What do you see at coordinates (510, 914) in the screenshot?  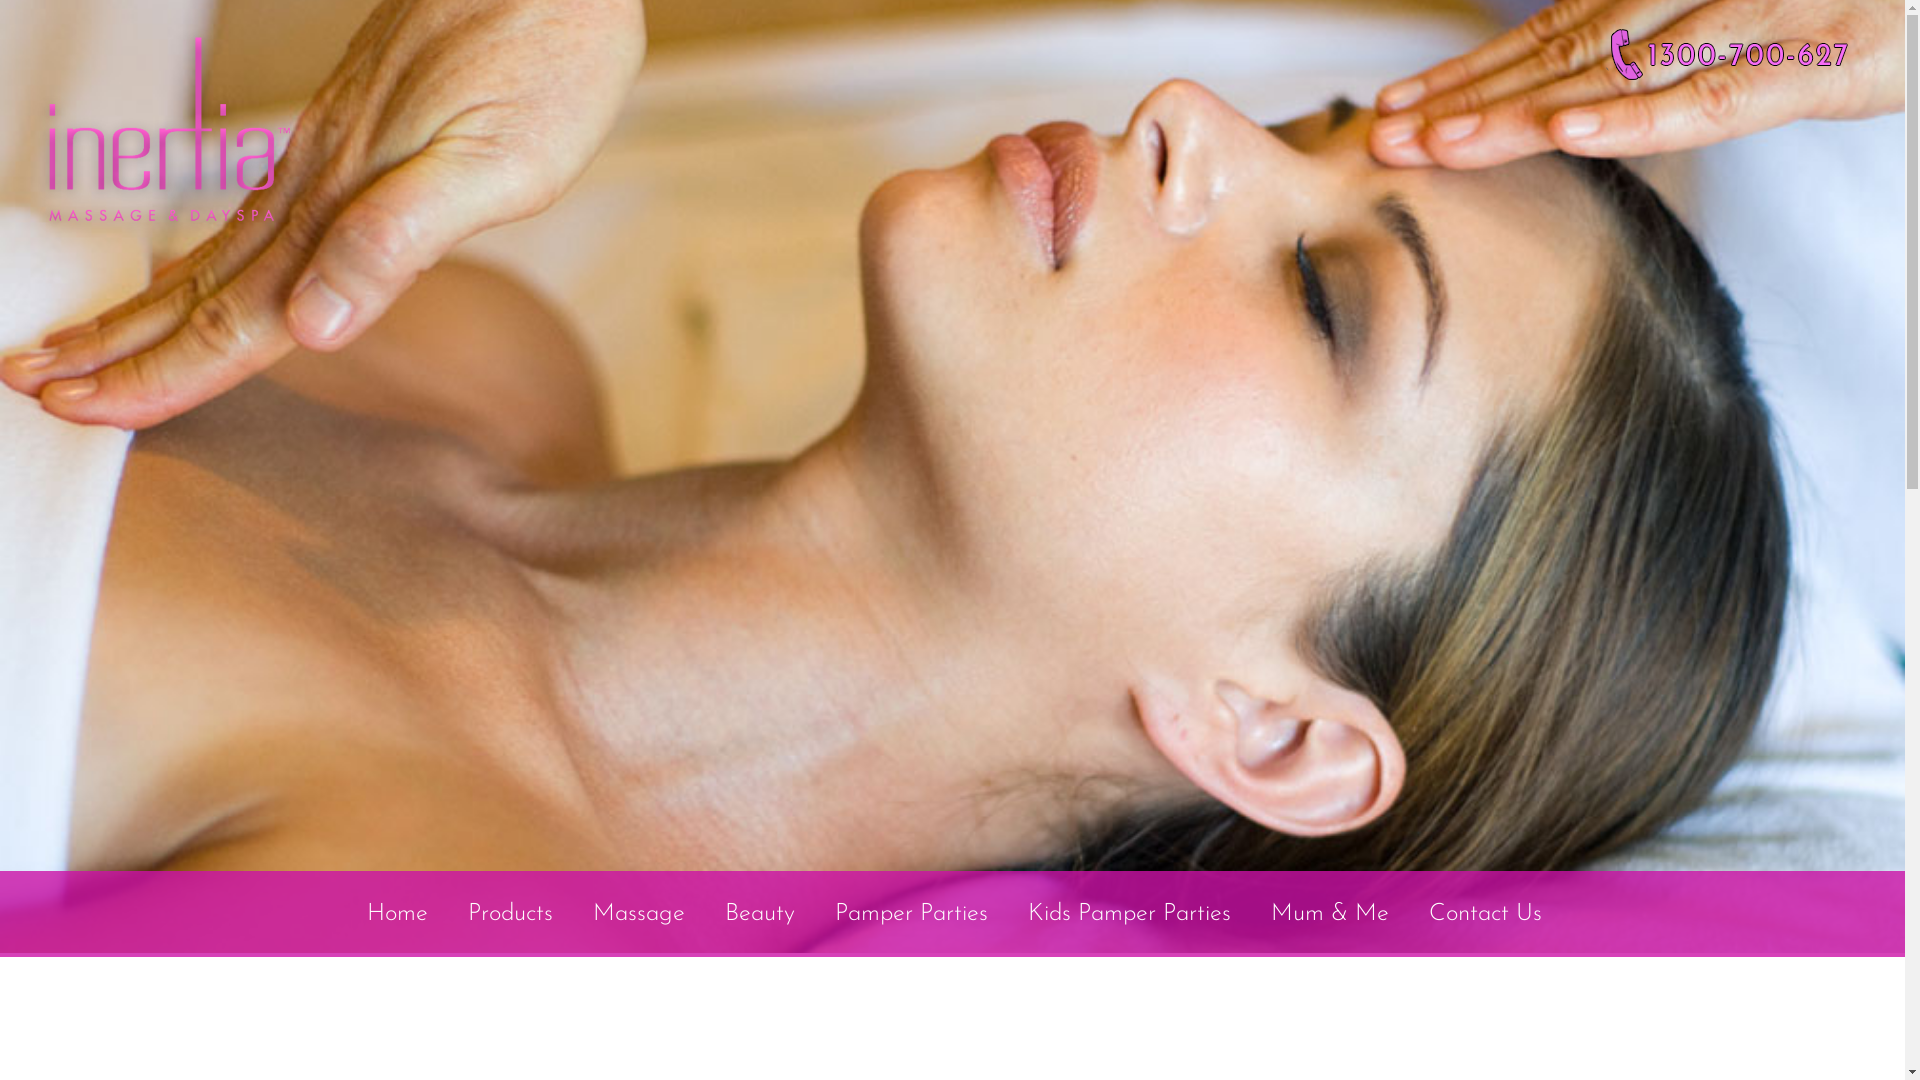 I see `'Products'` at bounding box center [510, 914].